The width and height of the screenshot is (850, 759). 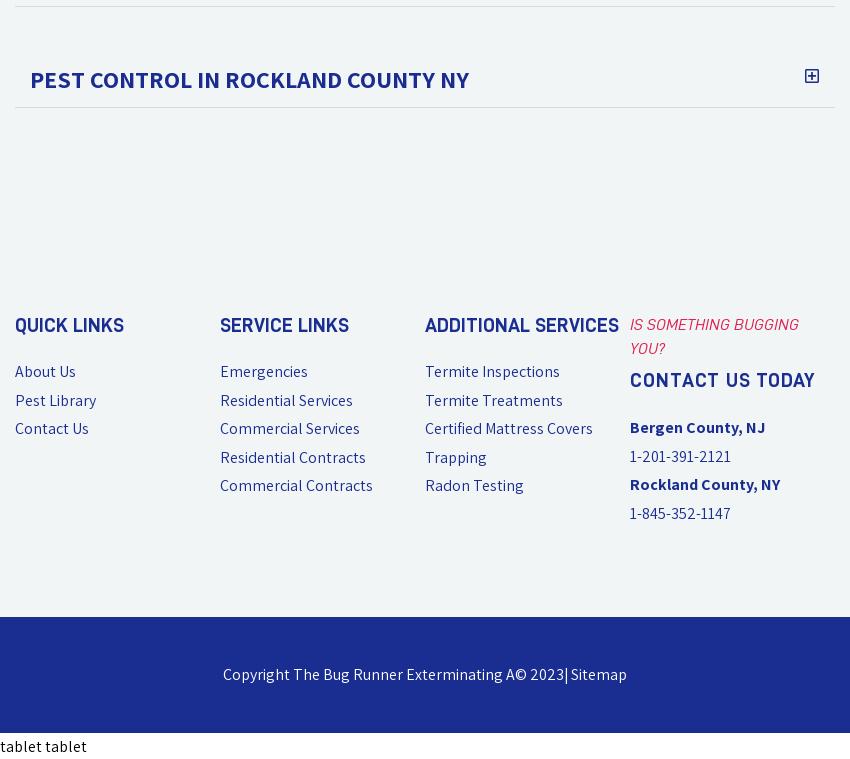 I want to click on 'Copyright The Bug Runner Exterminating', so click(x=223, y=674).